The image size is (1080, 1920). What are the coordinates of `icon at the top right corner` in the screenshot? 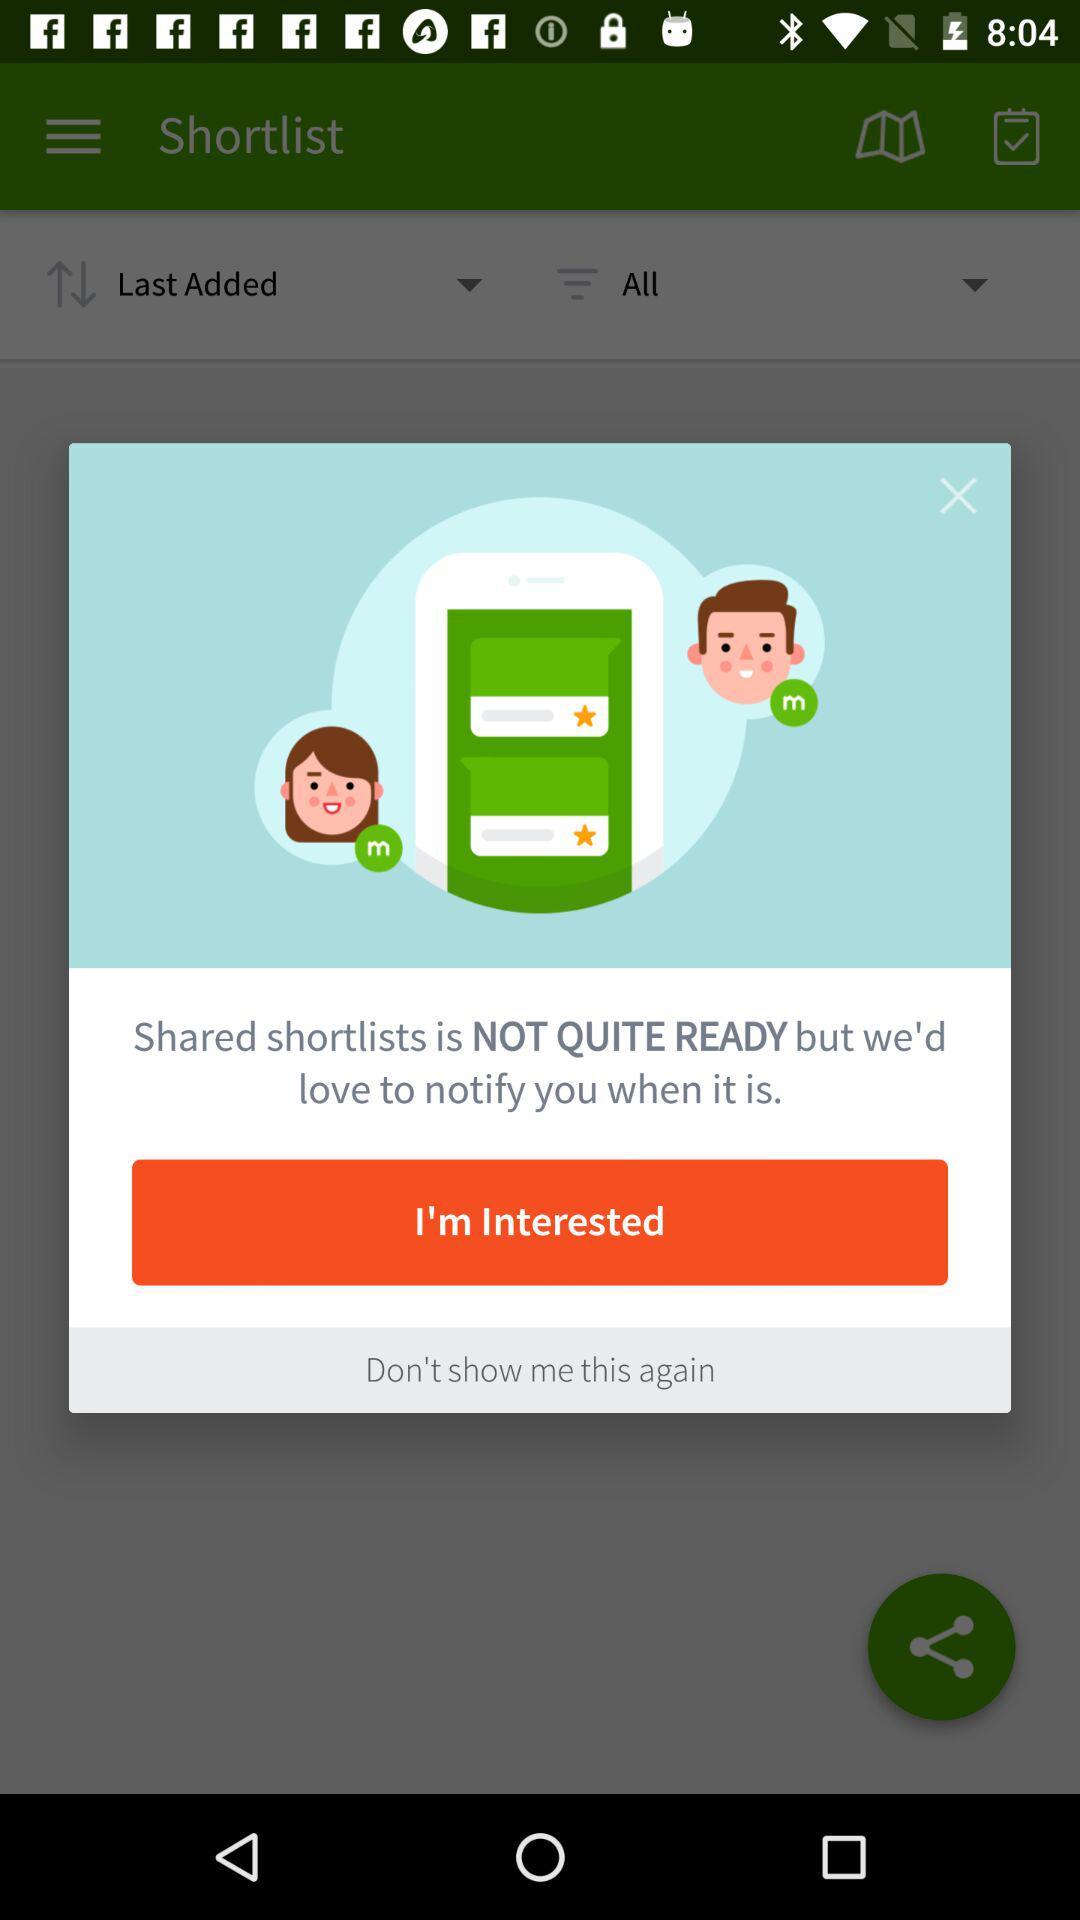 It's located at (957, 495).